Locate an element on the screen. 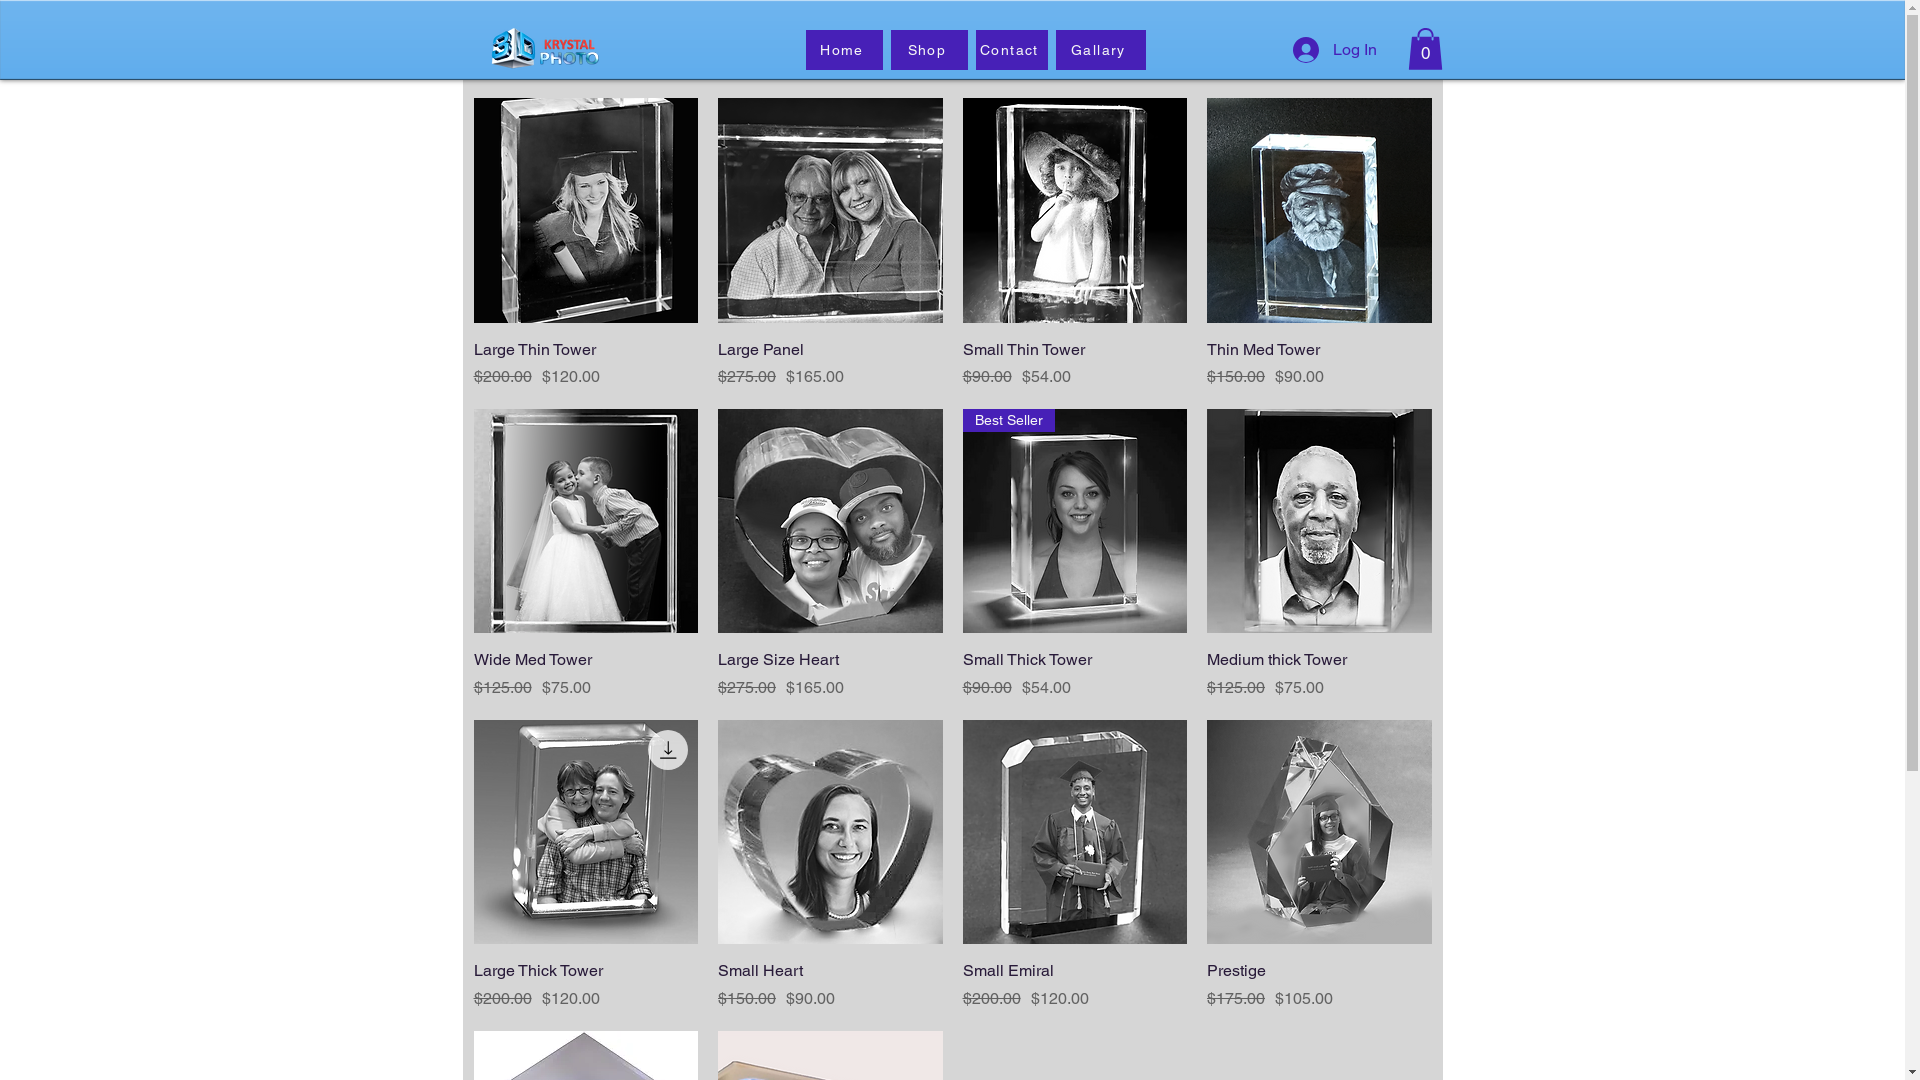  'Contact' is located at coordinates (1012, 49).